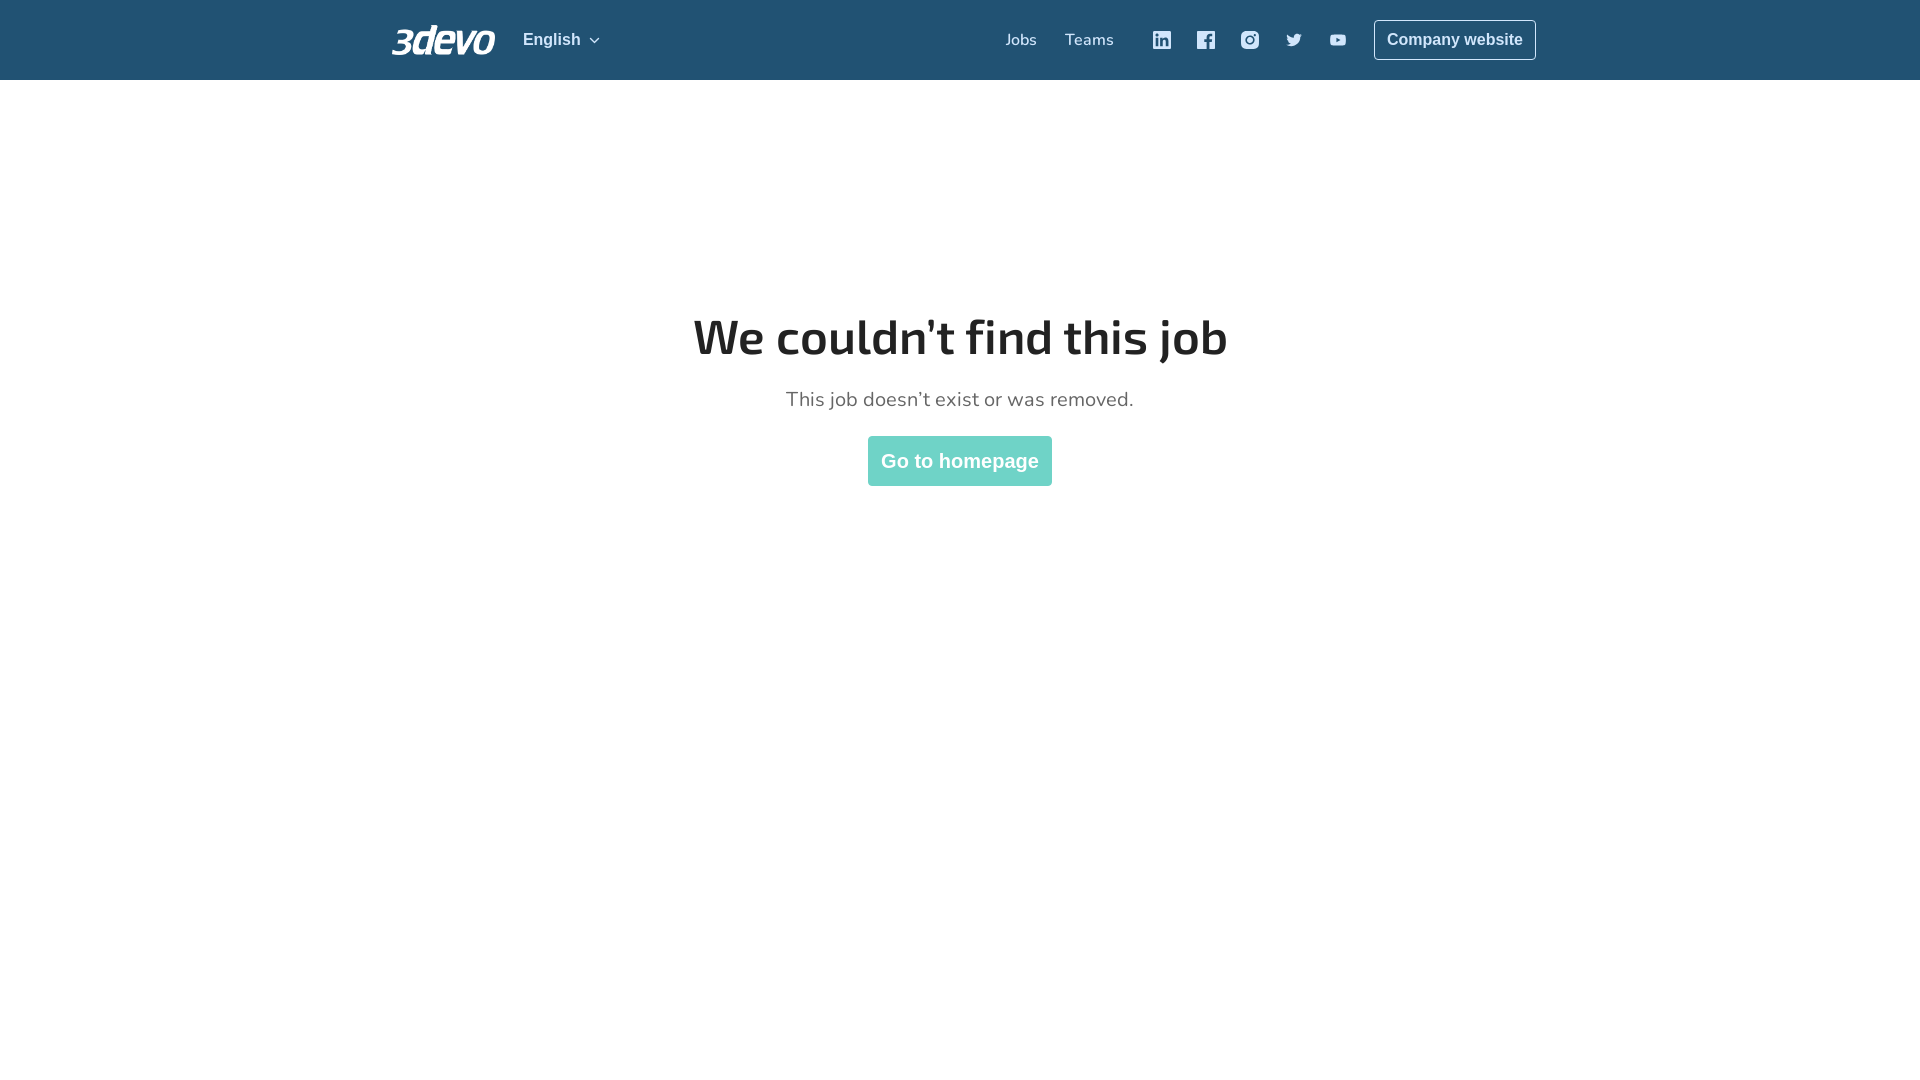  What do you see at coordinates (1088, 39) in the screenshot?
I see `'Teams'` at bounding box center [1088, 39].